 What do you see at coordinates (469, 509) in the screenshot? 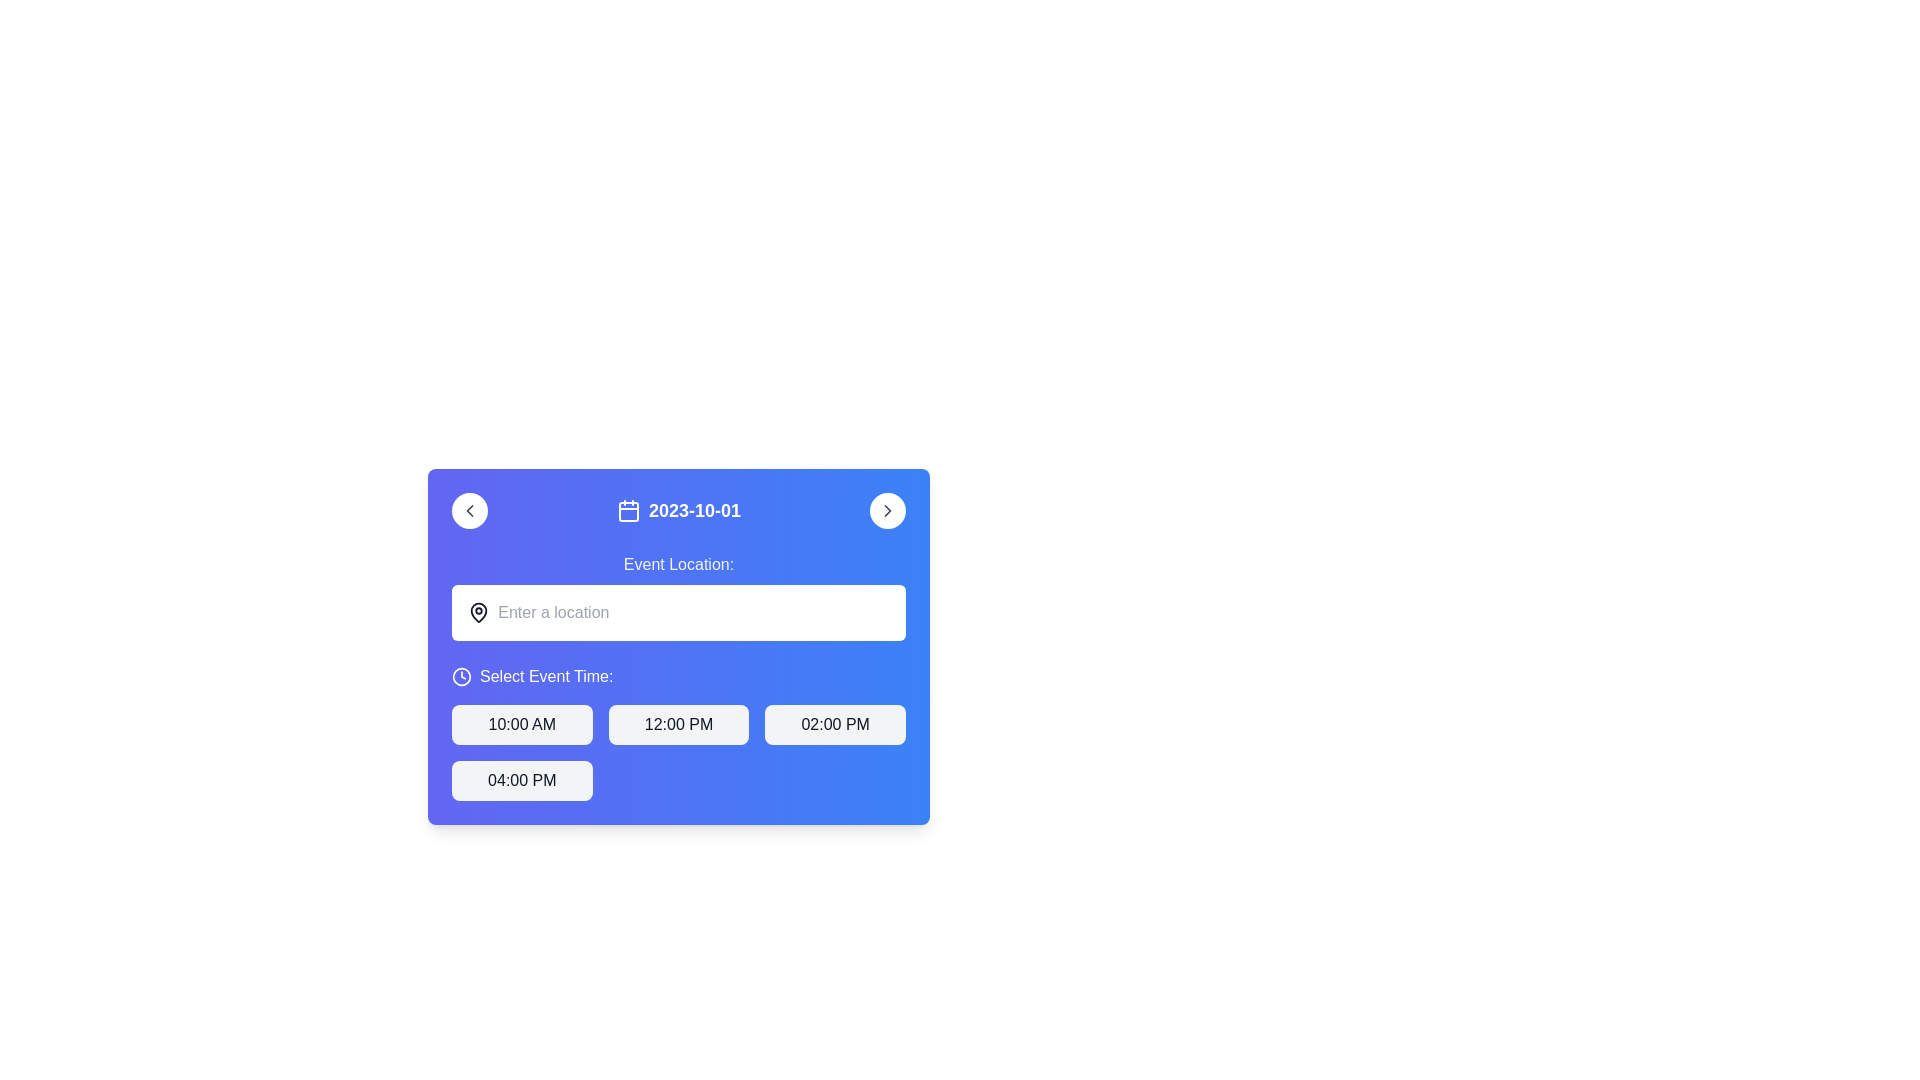
I see `the button with a chevron icon that serves as a navigation control for moving to a previous date, positioned to the left of the date display '2023-10-01'` at bounding box center [469, 509].